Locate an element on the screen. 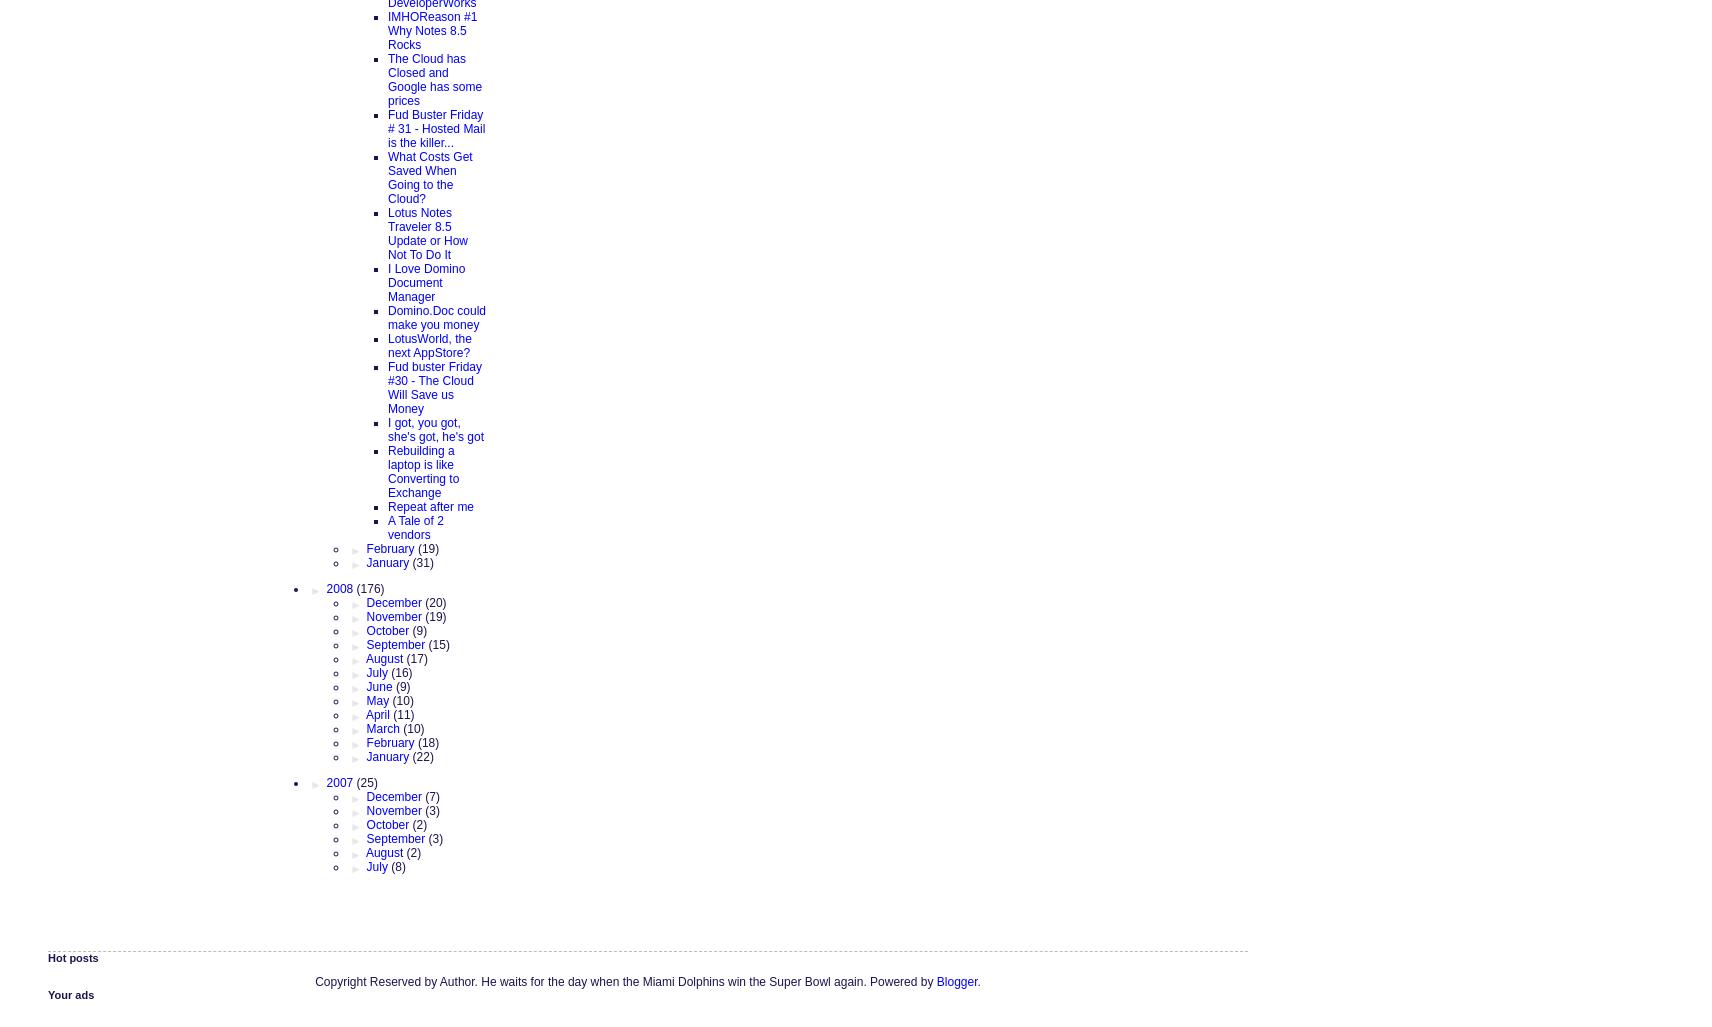 The width and height of the screenshot is (1712, 1027). 'What Costs Get Saved When Going to the Cloud?' is located at coordinates (429, 175).